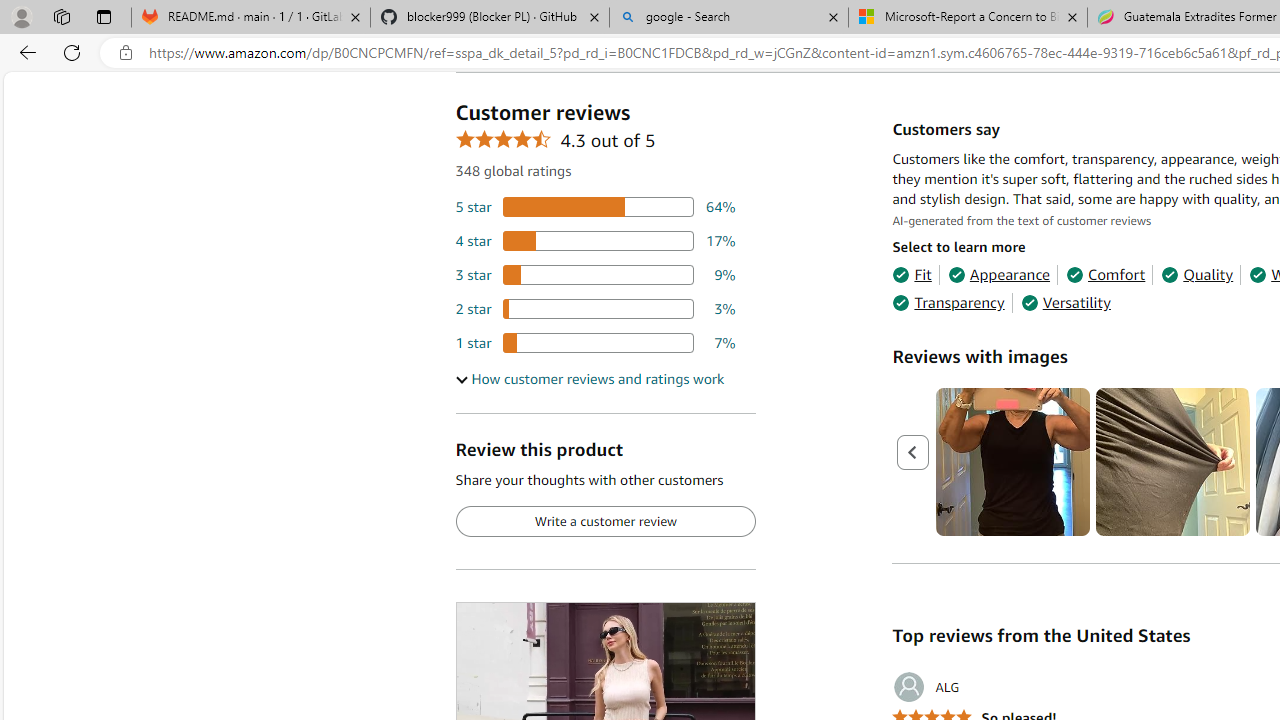 This screenshot has width=1280, height=720. Describe the element at coordinates (912, 452) in the screenshot. I see `'Previous page'` at that location.